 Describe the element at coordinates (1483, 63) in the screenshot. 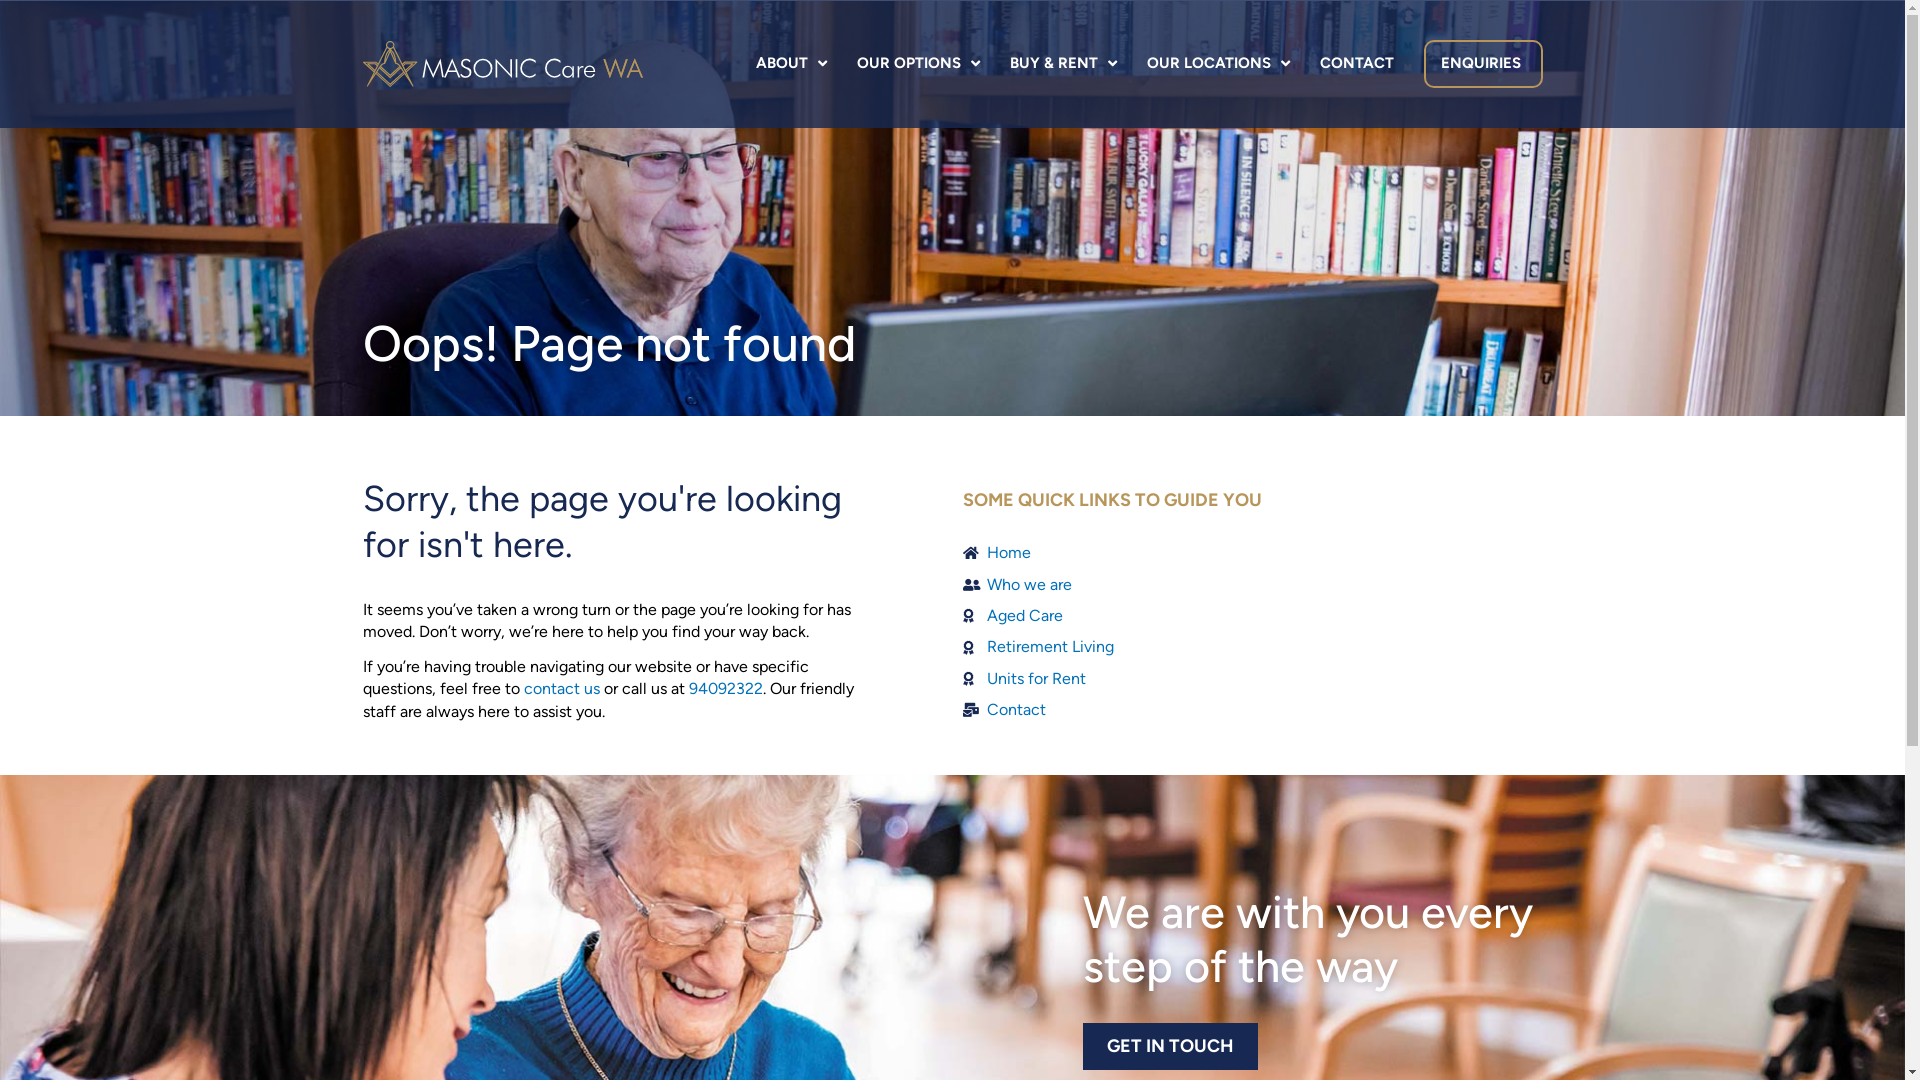

I see `'ENQUIRIES'` at that location.